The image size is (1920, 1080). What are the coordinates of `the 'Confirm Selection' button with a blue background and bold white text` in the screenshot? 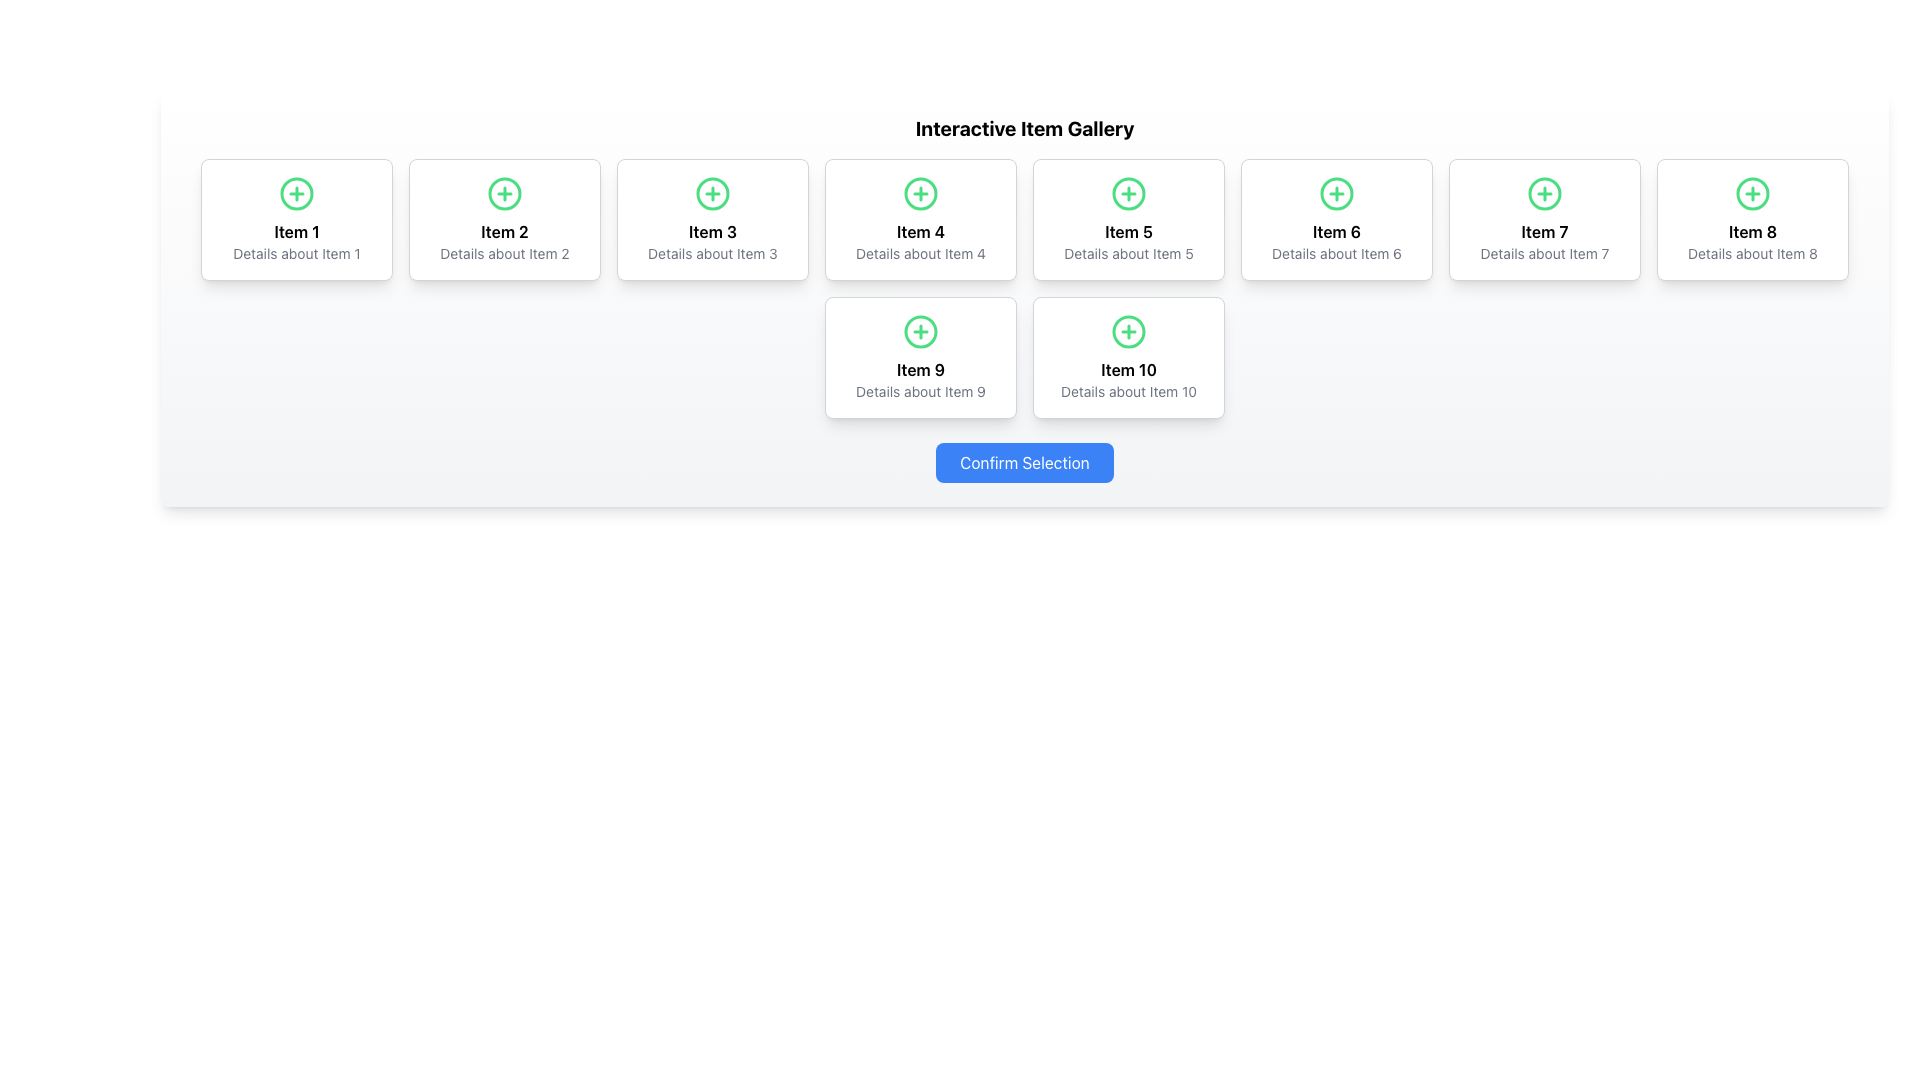 It's located at (1025, 462).